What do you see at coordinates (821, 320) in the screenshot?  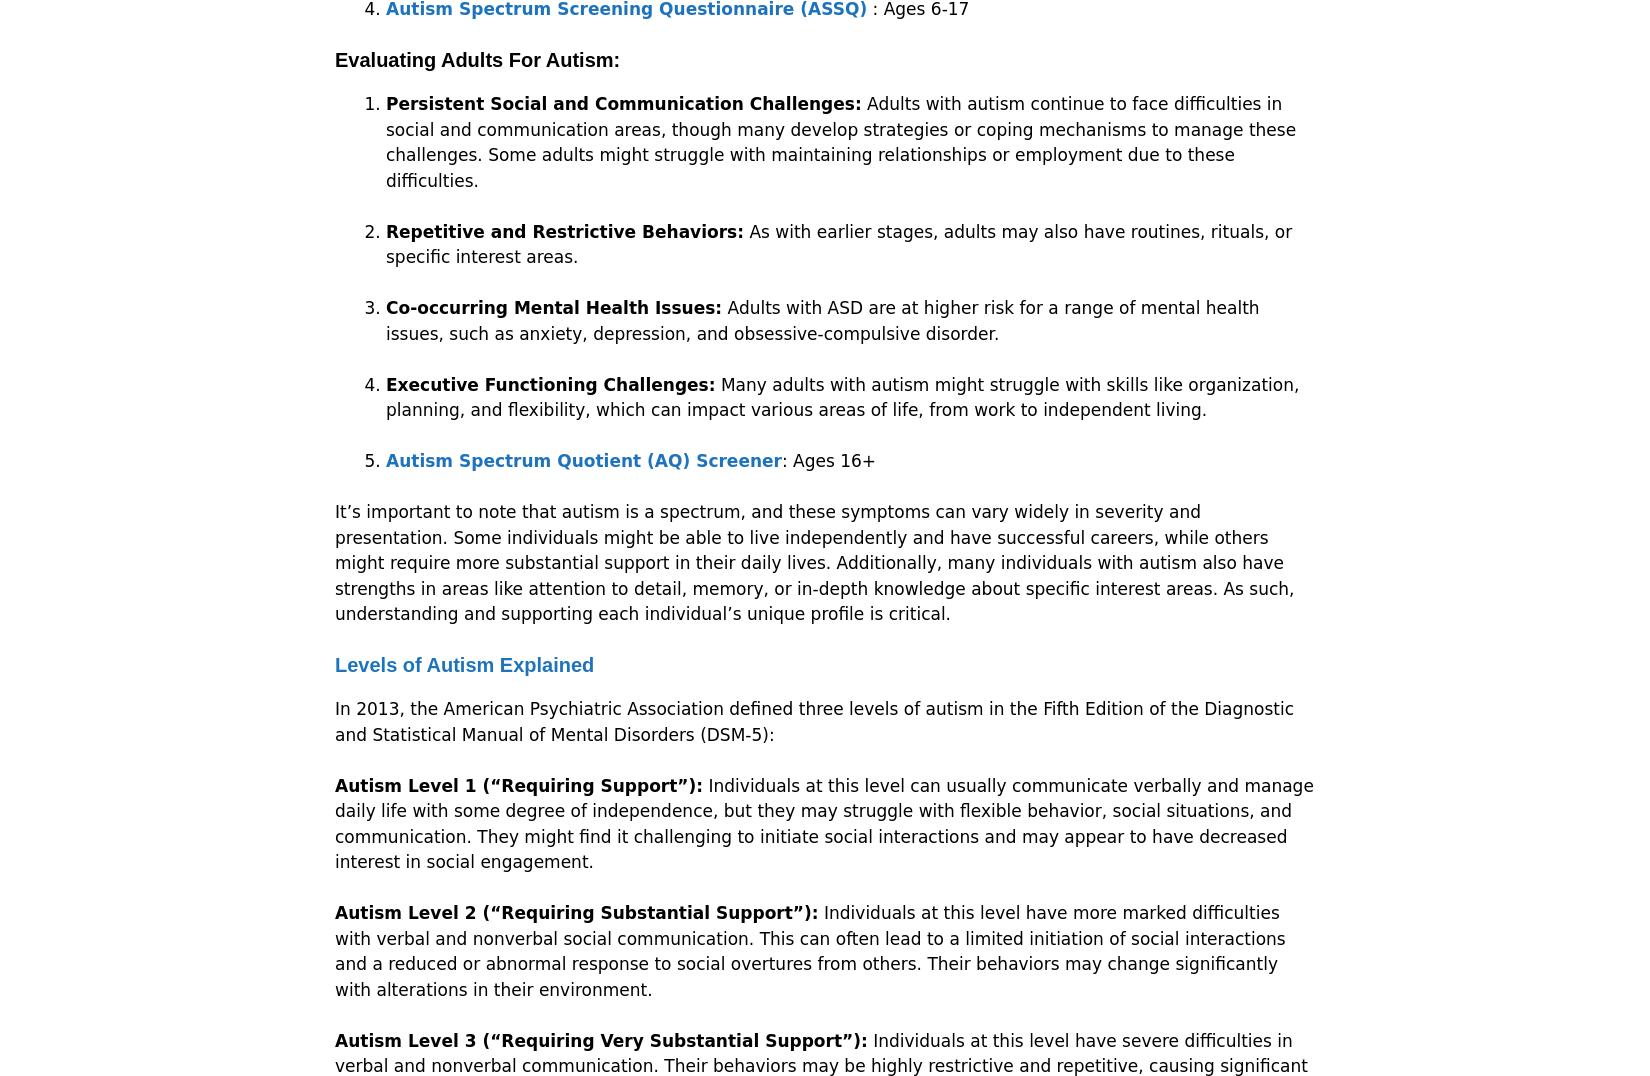 I see `'Adults with ASD are at higher risk for a range of mental health issues, such as anxiety, depression, and obsessive-compulsive disorder.'` at bounding box center [821, 320].